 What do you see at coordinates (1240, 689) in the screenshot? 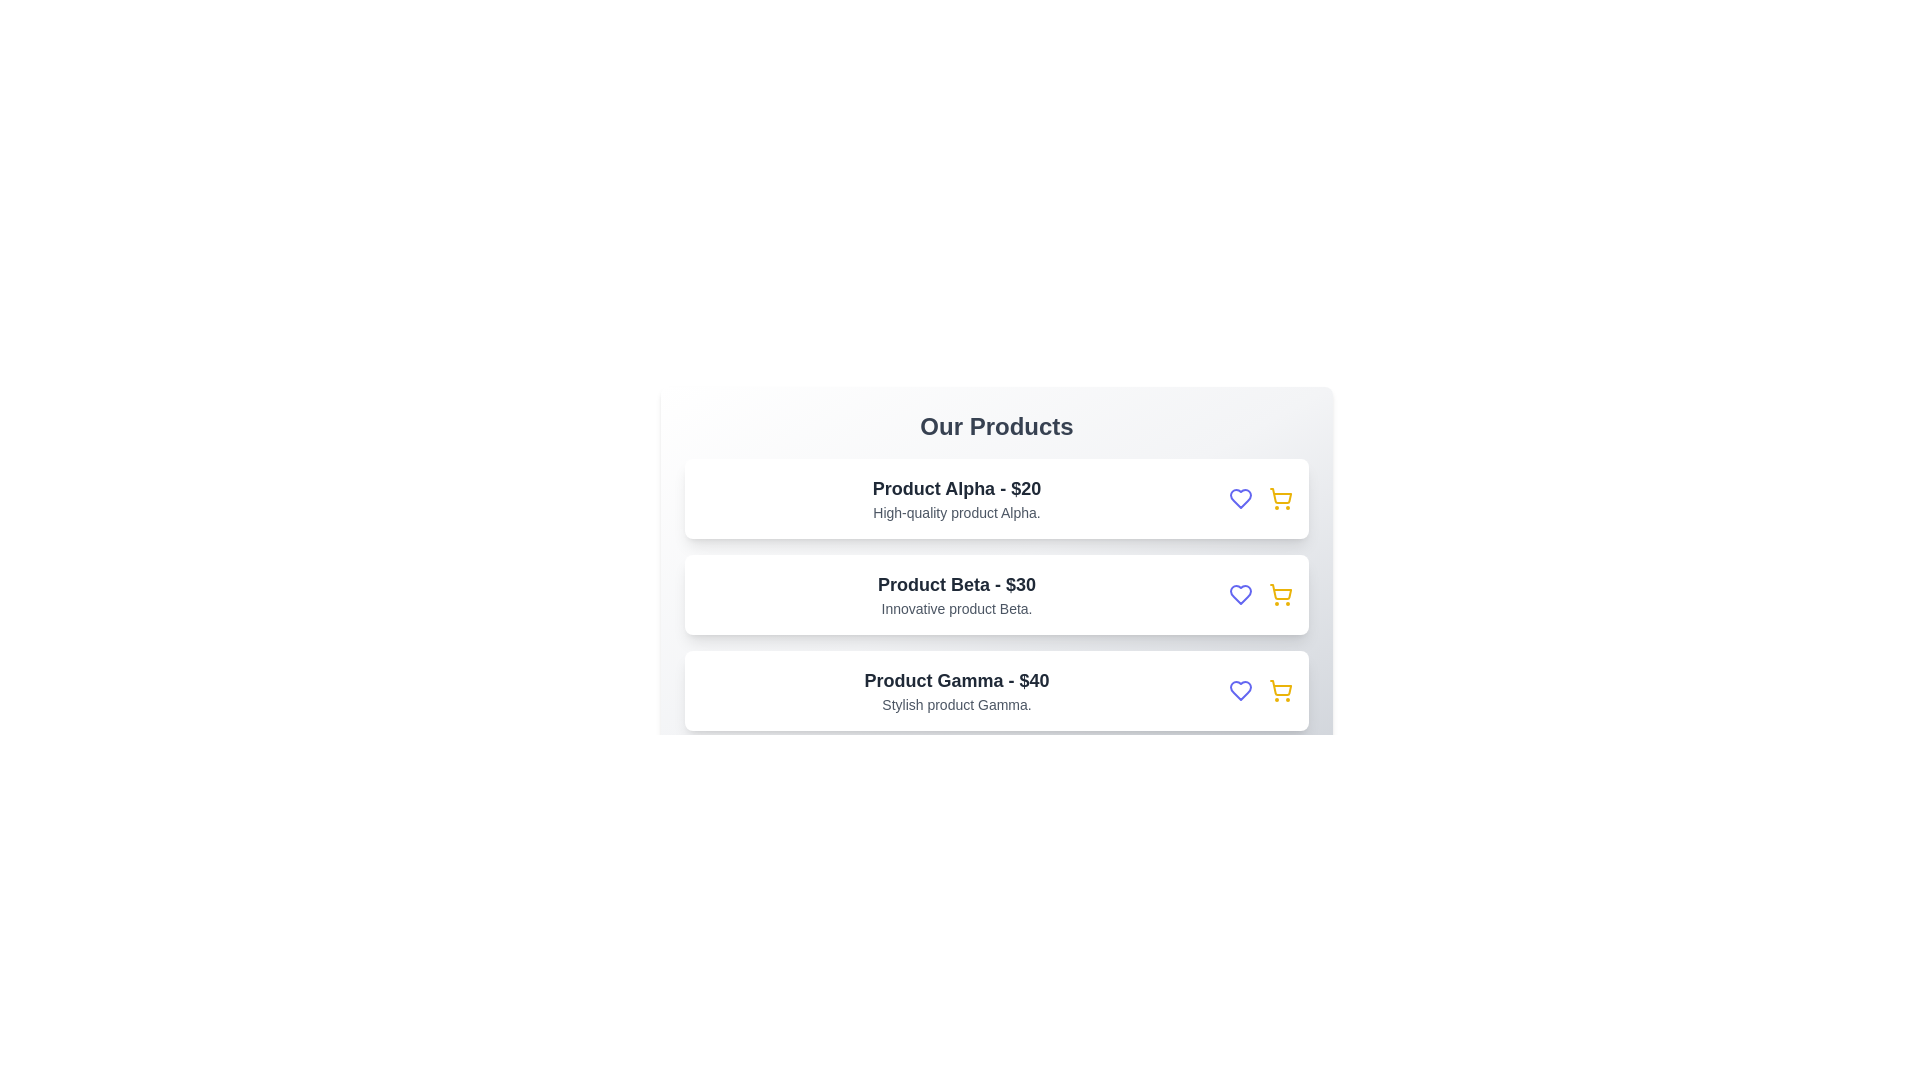
I see `the heart icon for Product Gamma to explore its details` at bounding box center [1240, 689].